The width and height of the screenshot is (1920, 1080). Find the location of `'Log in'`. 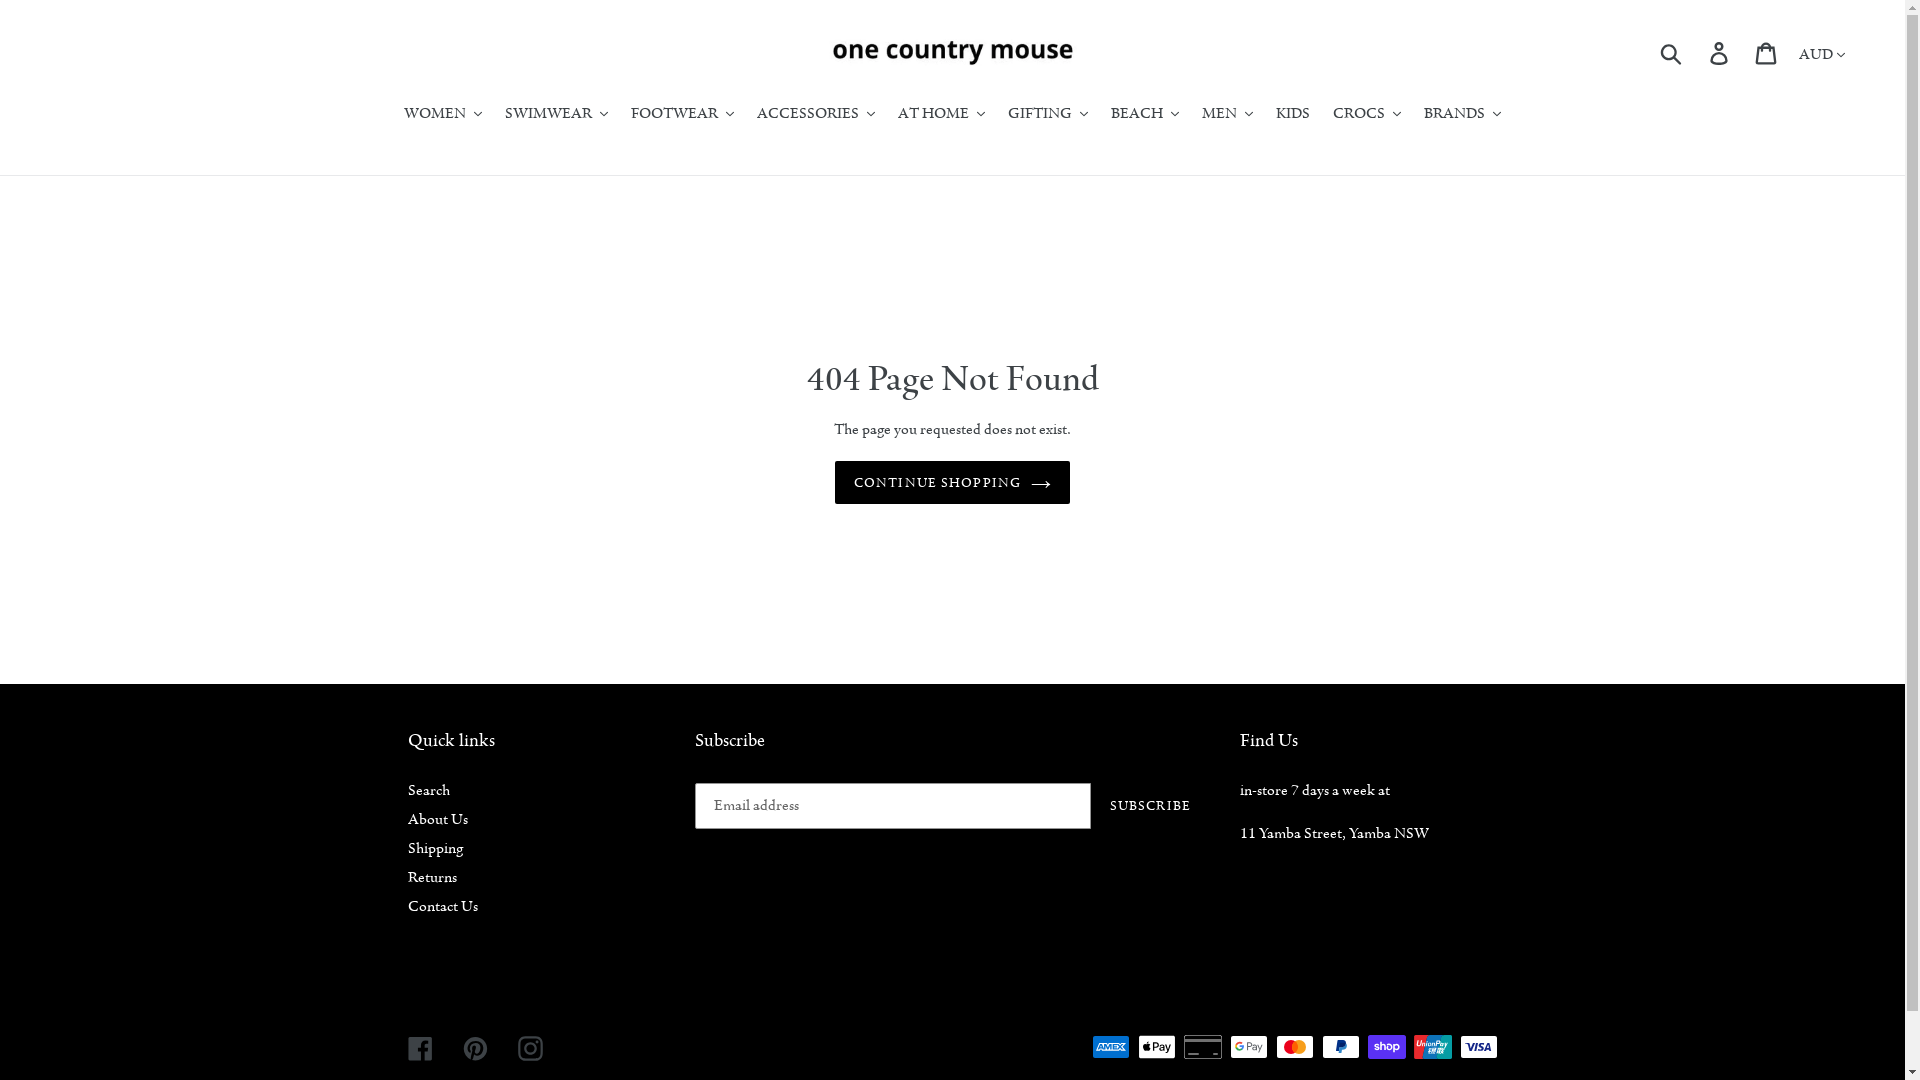

'Log in' is located at coordinates (1719, 51).